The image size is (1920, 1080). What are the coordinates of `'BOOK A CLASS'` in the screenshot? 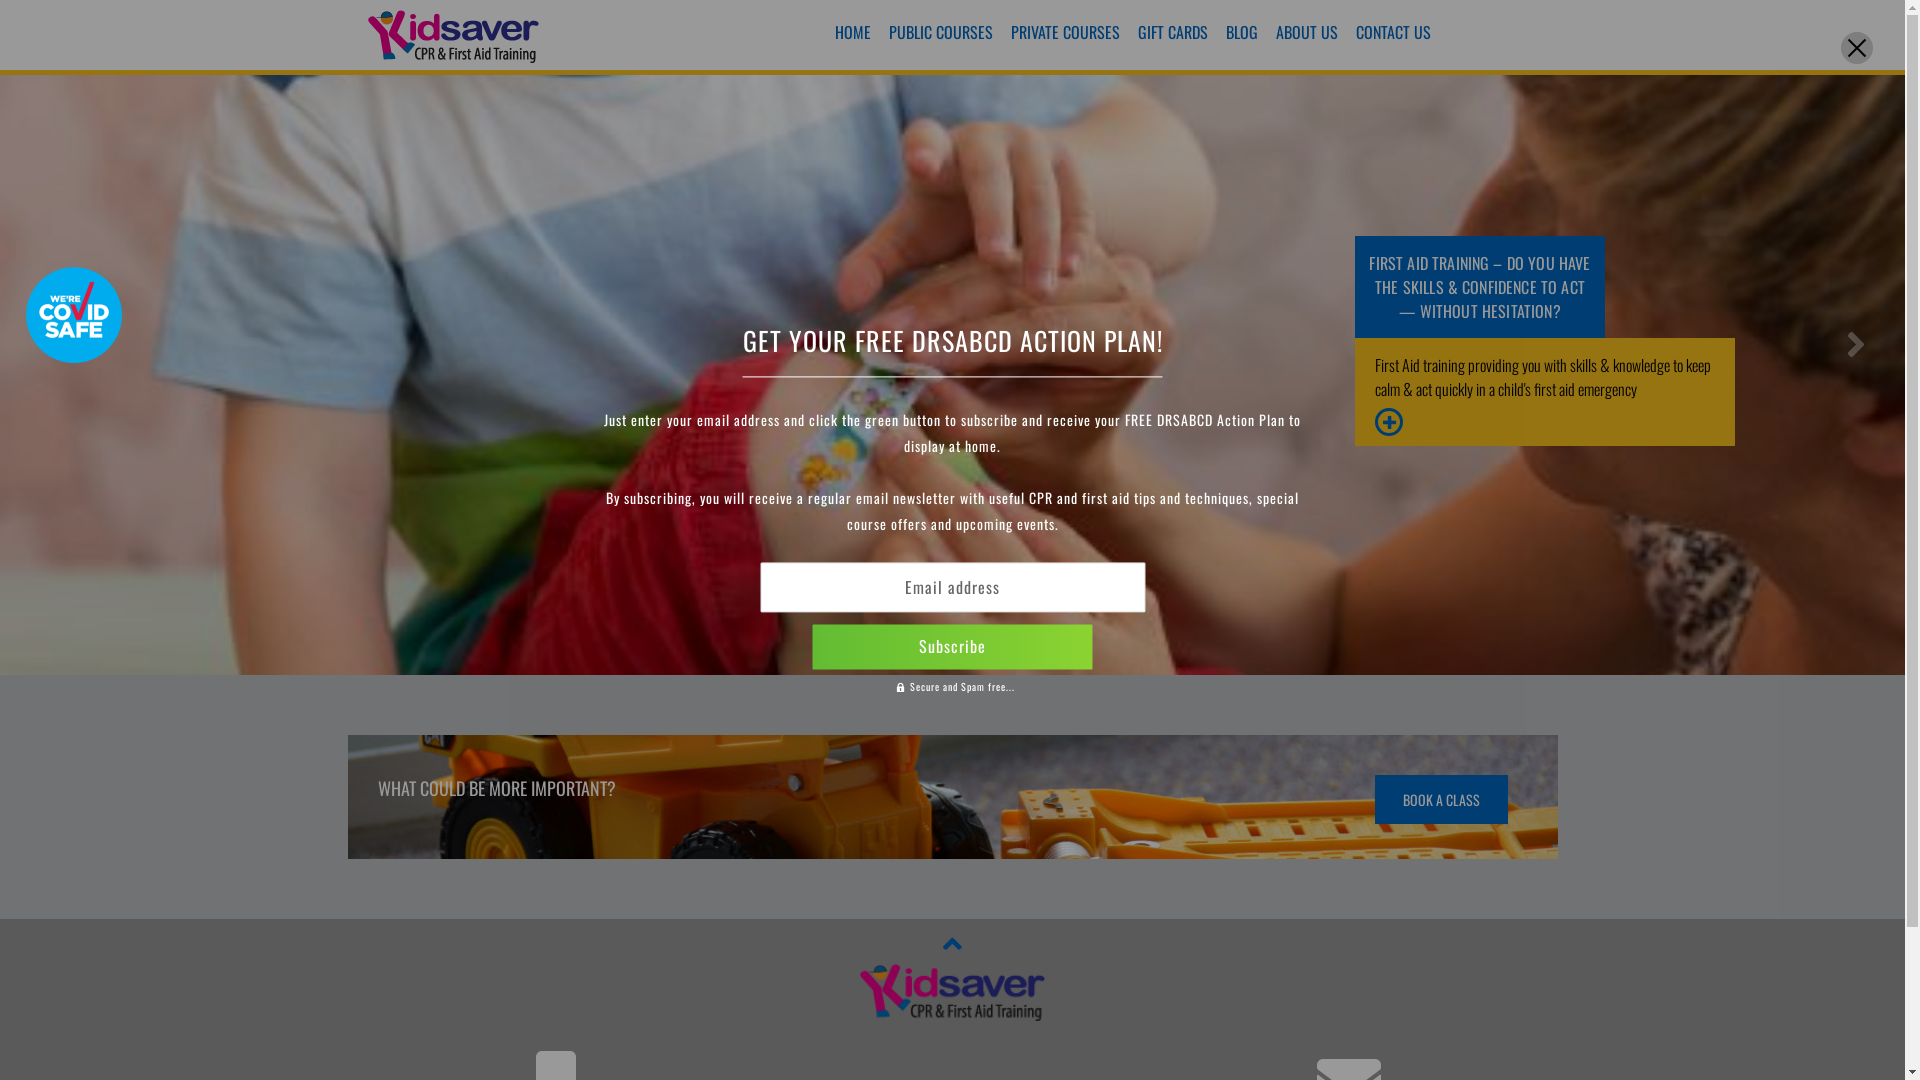 It's located at (1440, 798).